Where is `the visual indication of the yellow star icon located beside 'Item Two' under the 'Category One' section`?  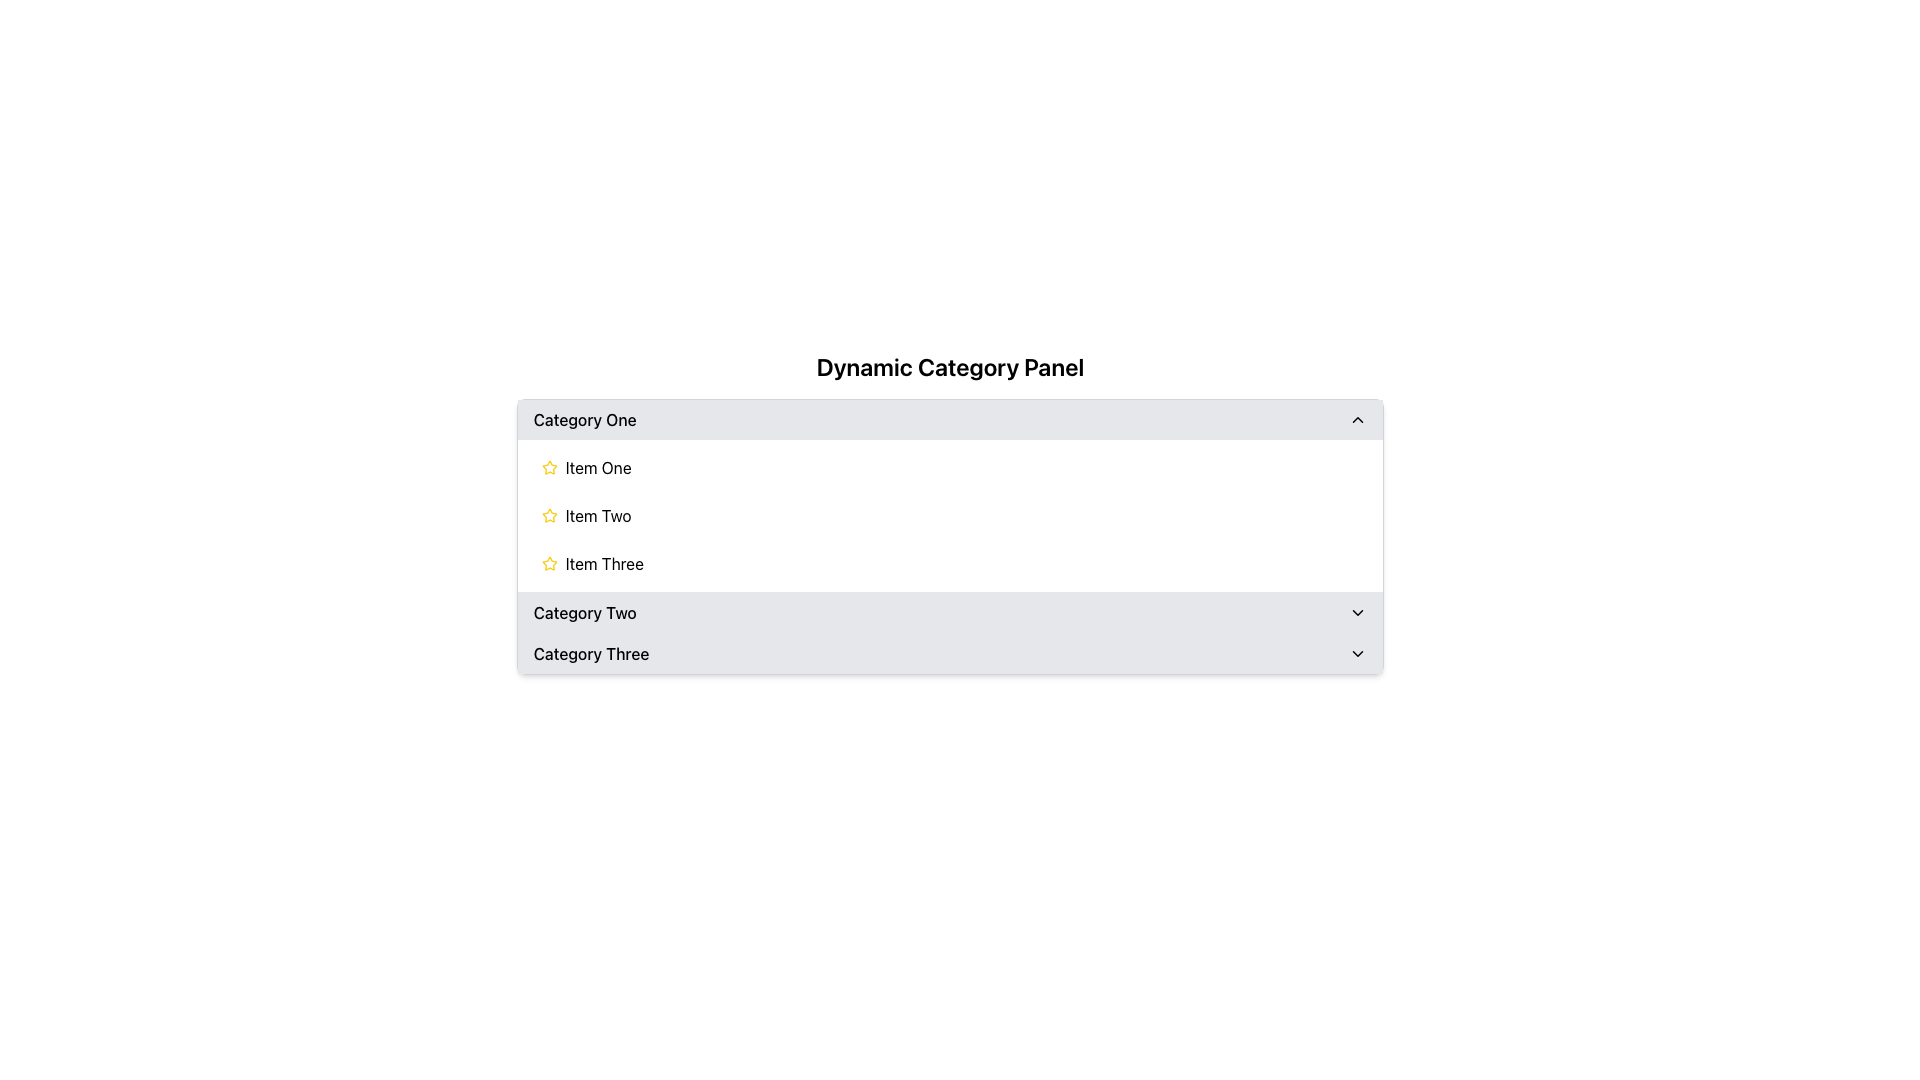 the visual indication of the yellow star icon located beside 'Item Two' under the 'Category One' section is located at coordinates (549, 515).